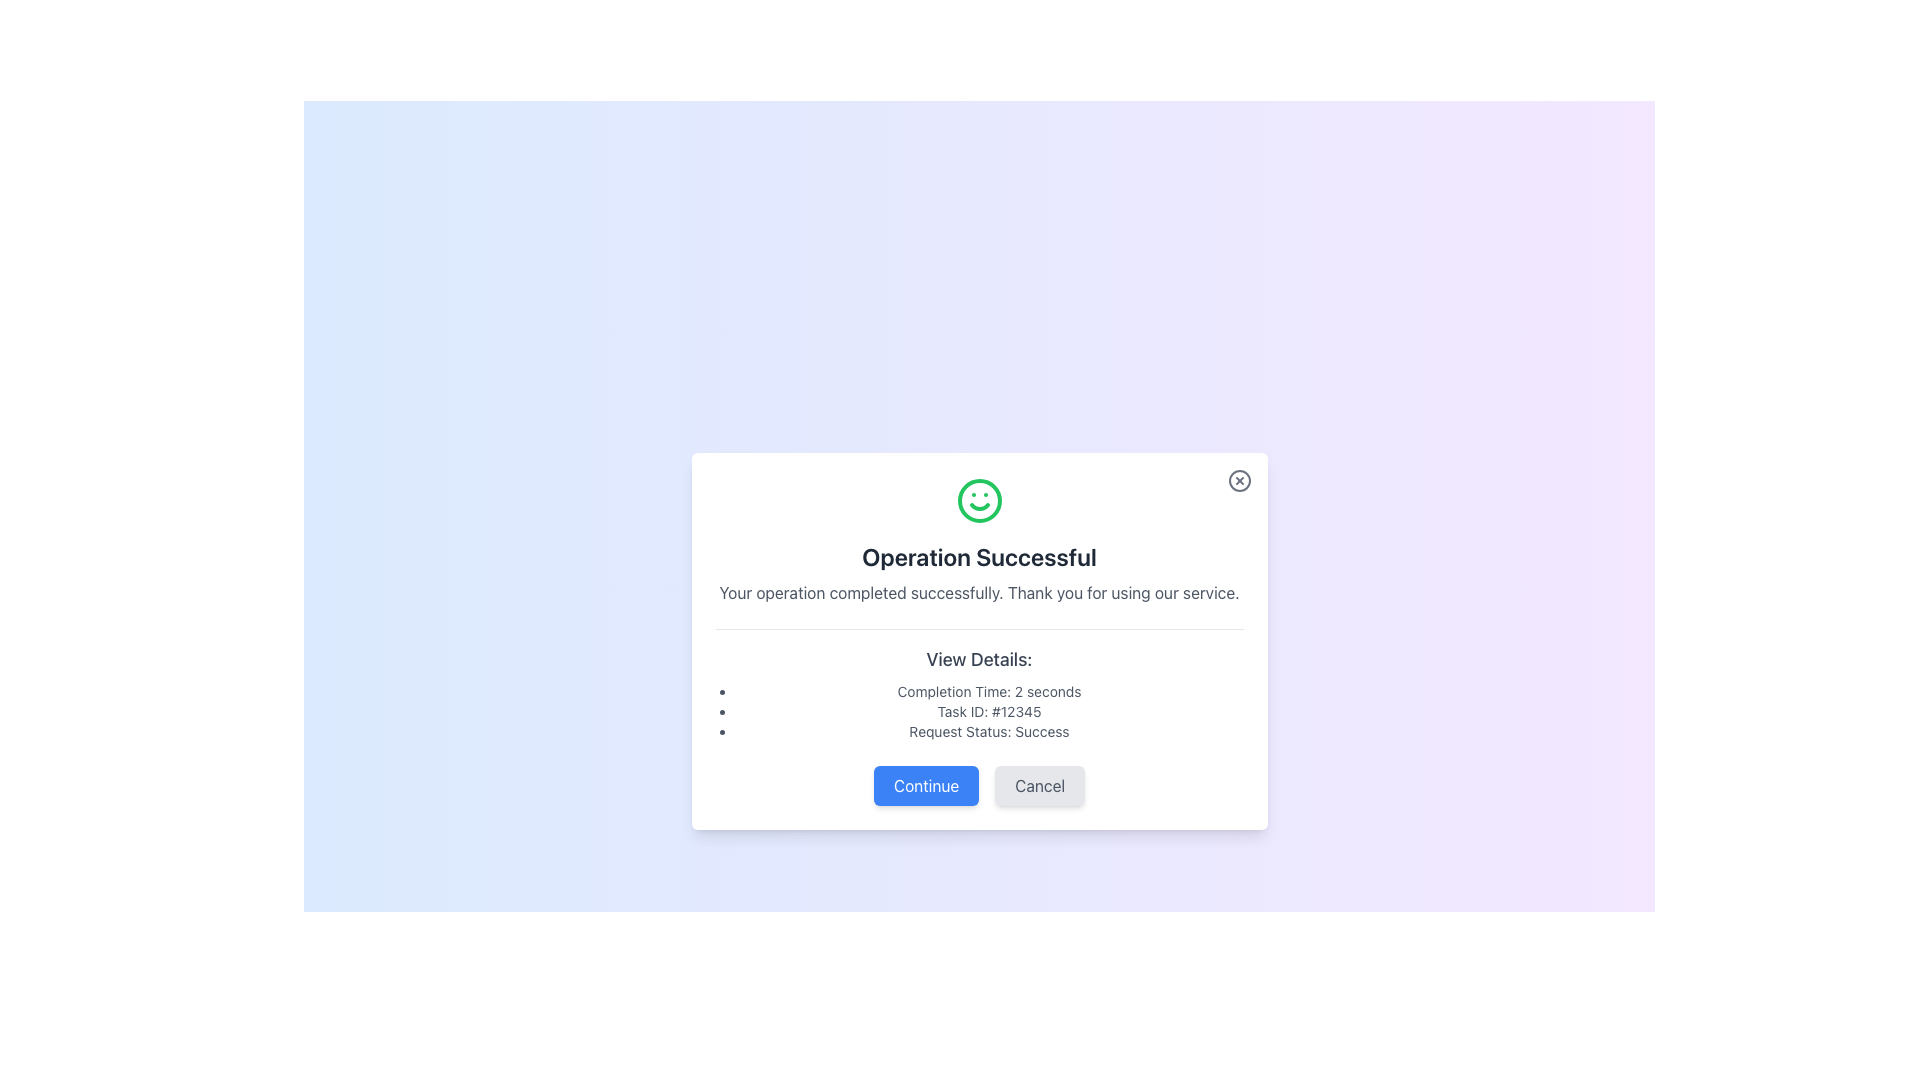 The width and height of the screenshot is (1920, 1080). Describe the element at coordinates (979, 499) in the screenshot. I see `the large green circular smiley-face icon located at the top of the confirmation dialog box, which is directly above the text 'Operation Successful'` at that location.